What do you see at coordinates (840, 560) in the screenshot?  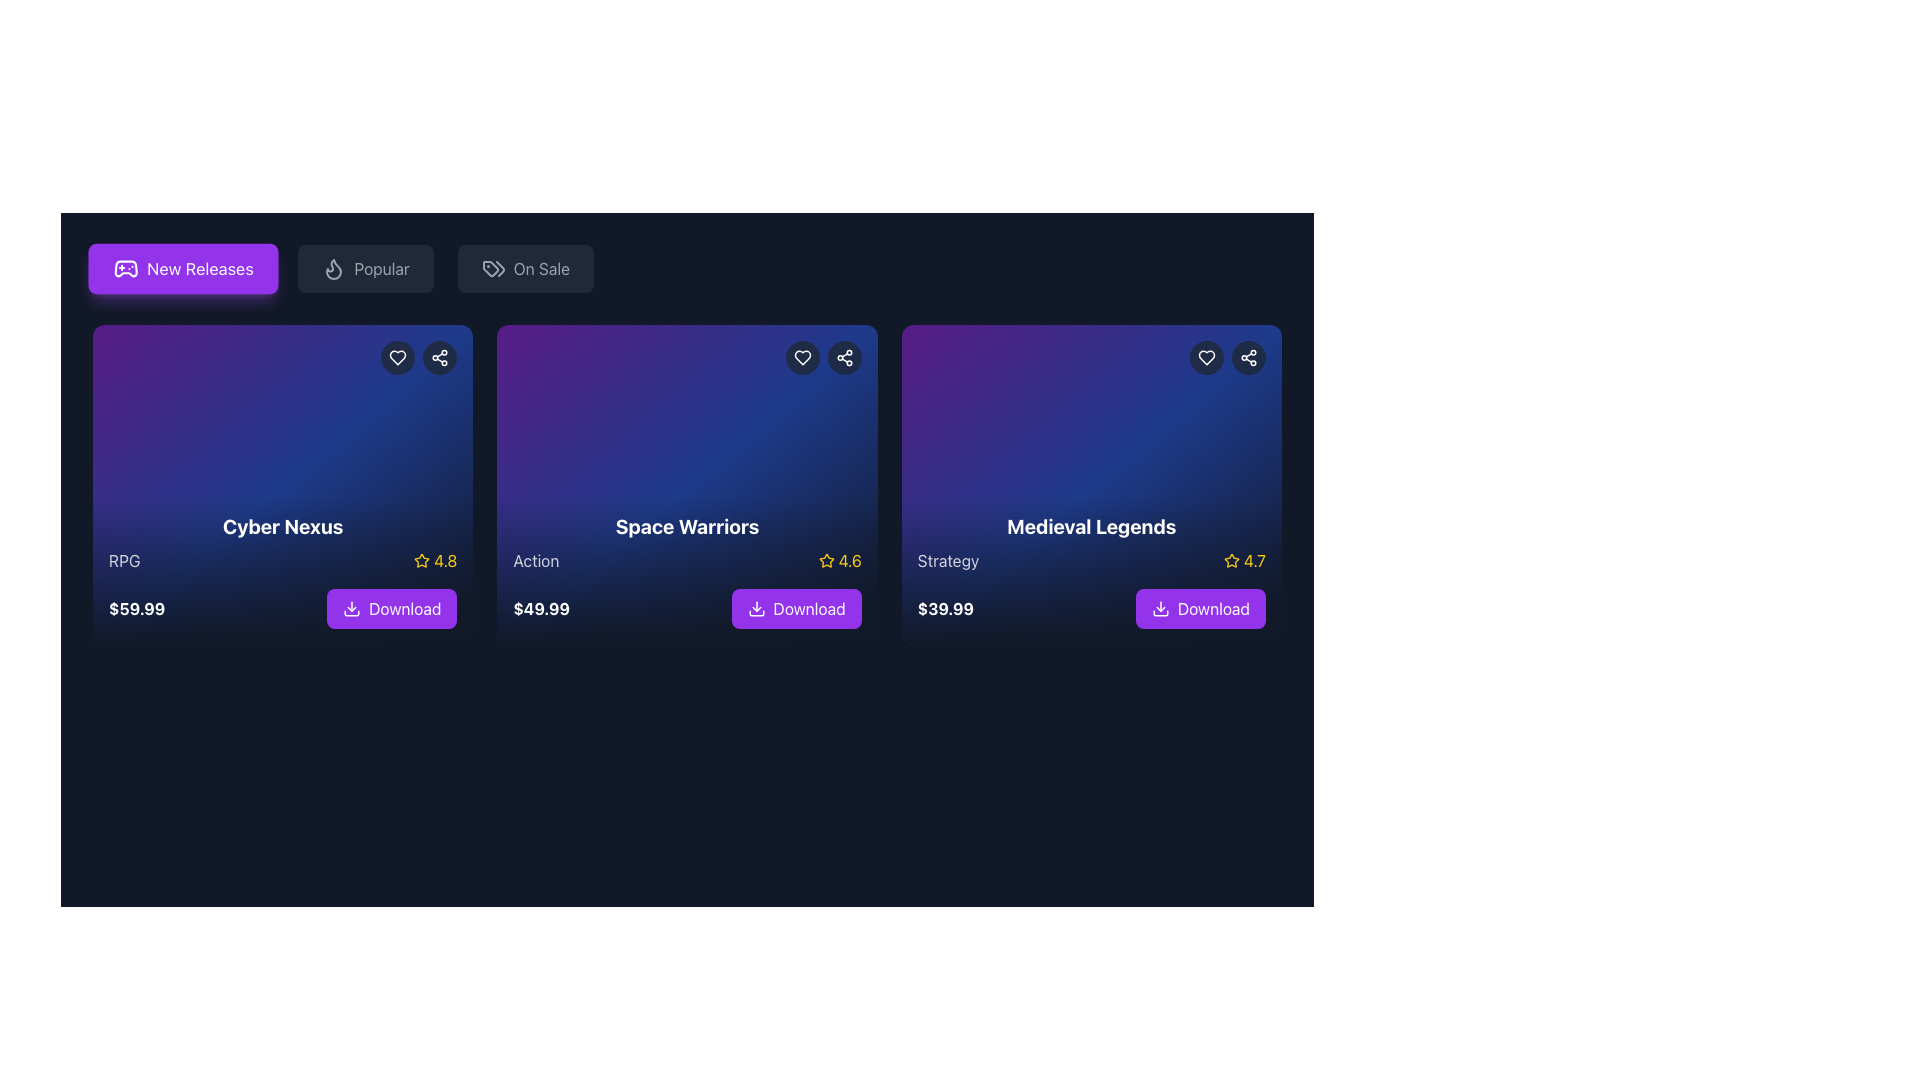 I see `the text-based rating indicator for 'Space Warriors', which is located at the bottom-right of the card above the 'Download' button` at bounding box center [840, 560].